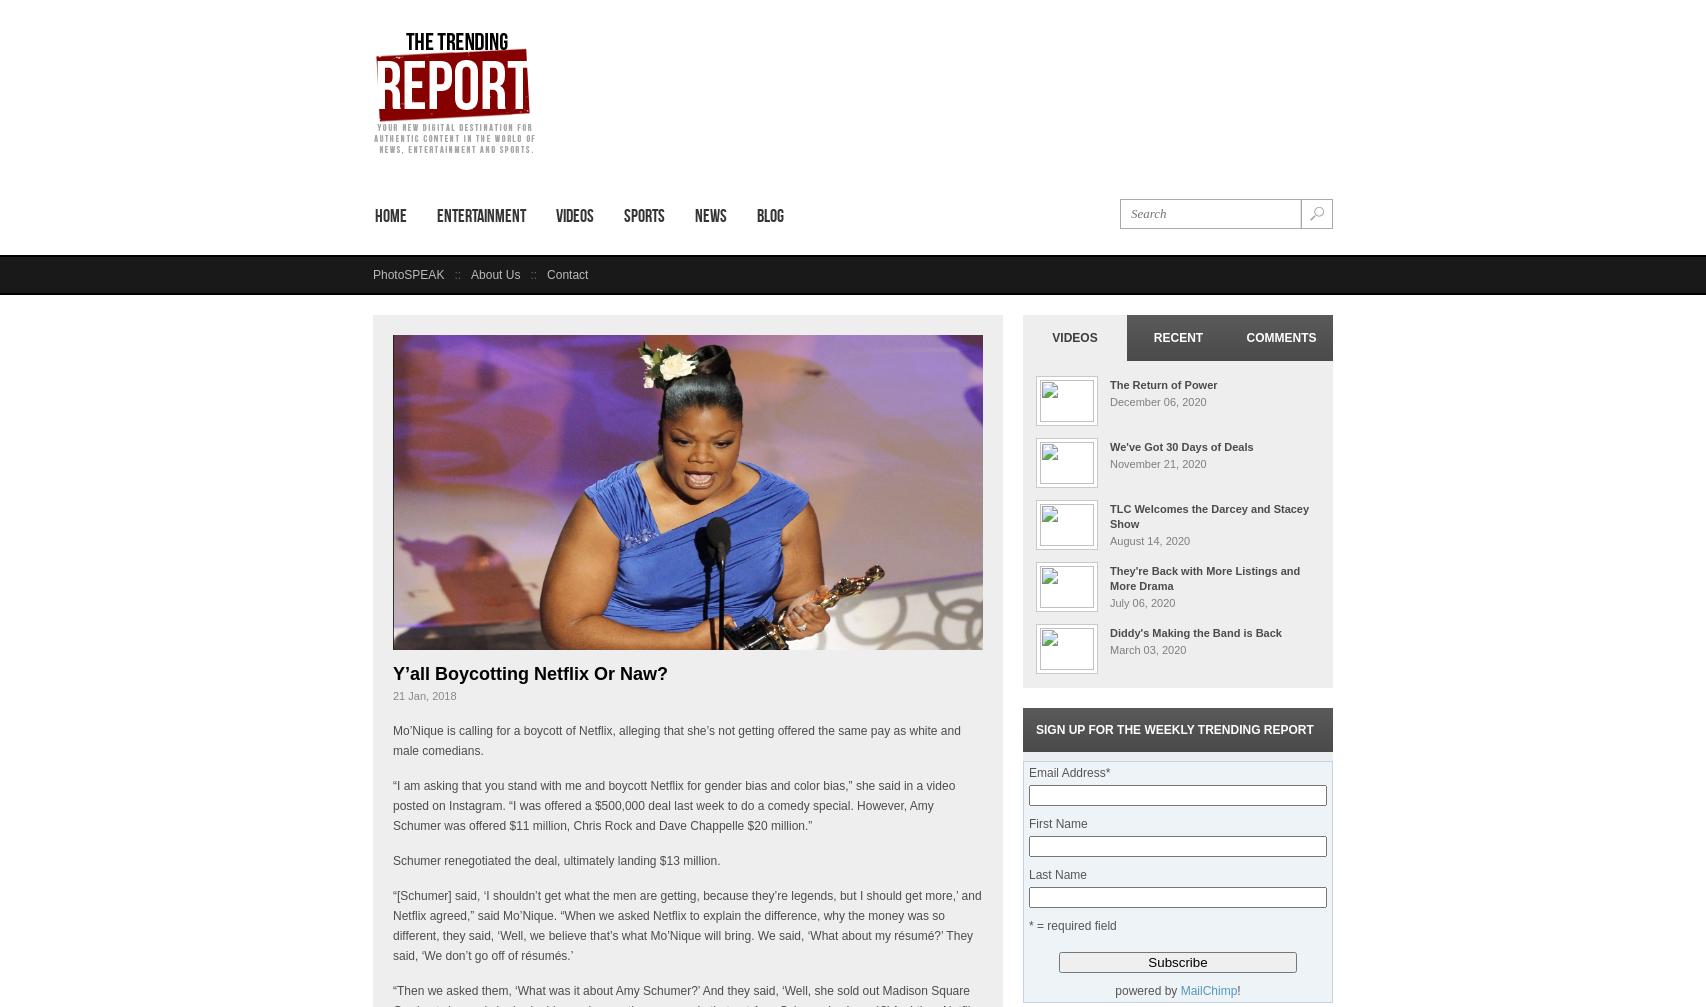  I want to click on 'Diddy's Making the Band is Back', so click(1195, 632).